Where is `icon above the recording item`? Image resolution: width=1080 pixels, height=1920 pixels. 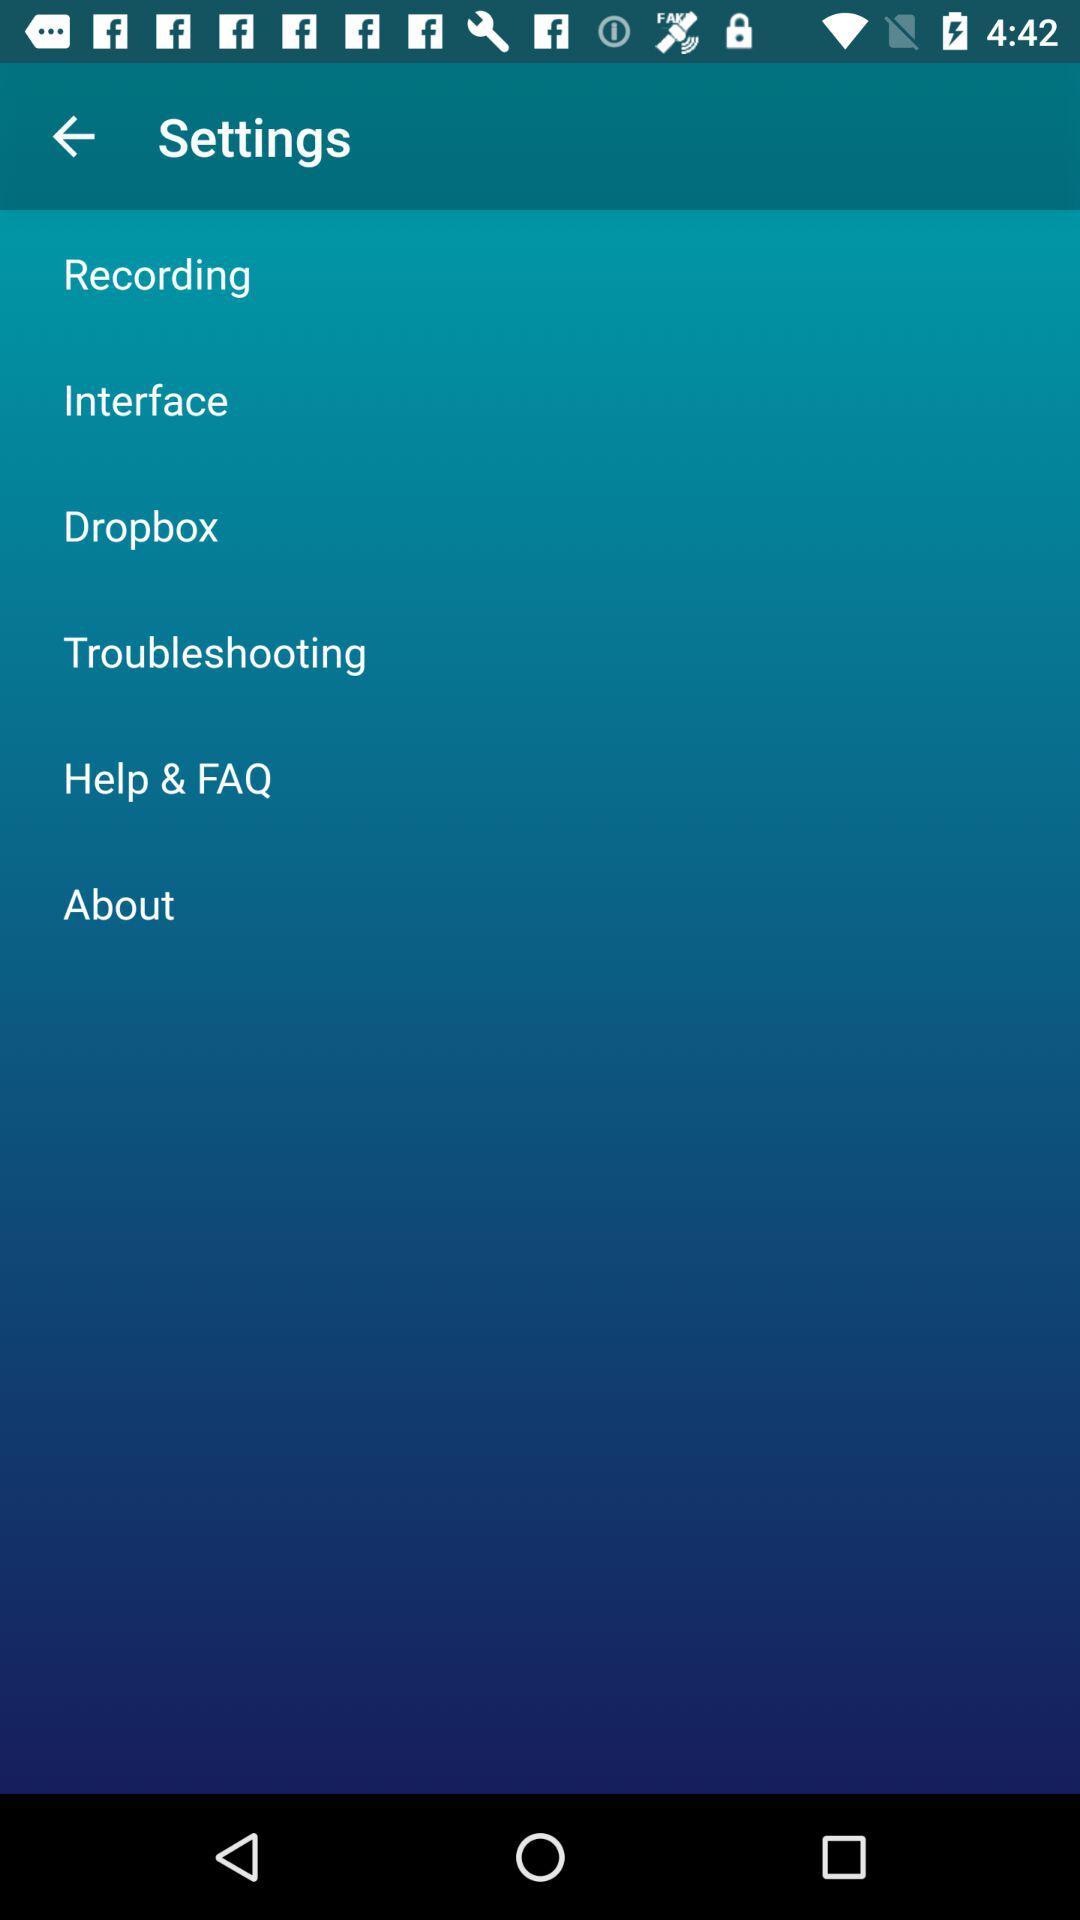
icon above the recording item is located at coordinates (72, 135).